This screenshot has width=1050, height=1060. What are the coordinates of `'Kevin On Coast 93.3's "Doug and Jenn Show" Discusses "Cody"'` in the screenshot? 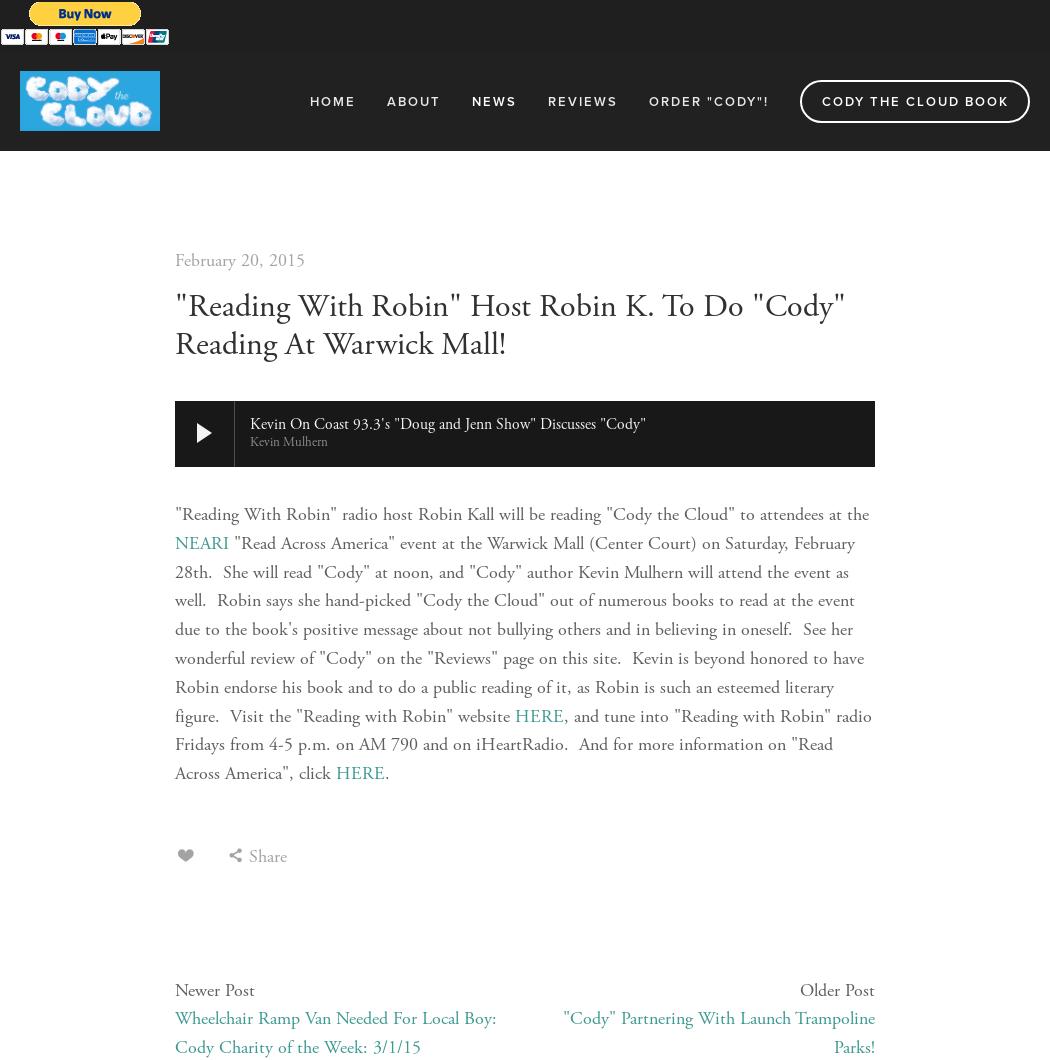 It's located at (250, 423).